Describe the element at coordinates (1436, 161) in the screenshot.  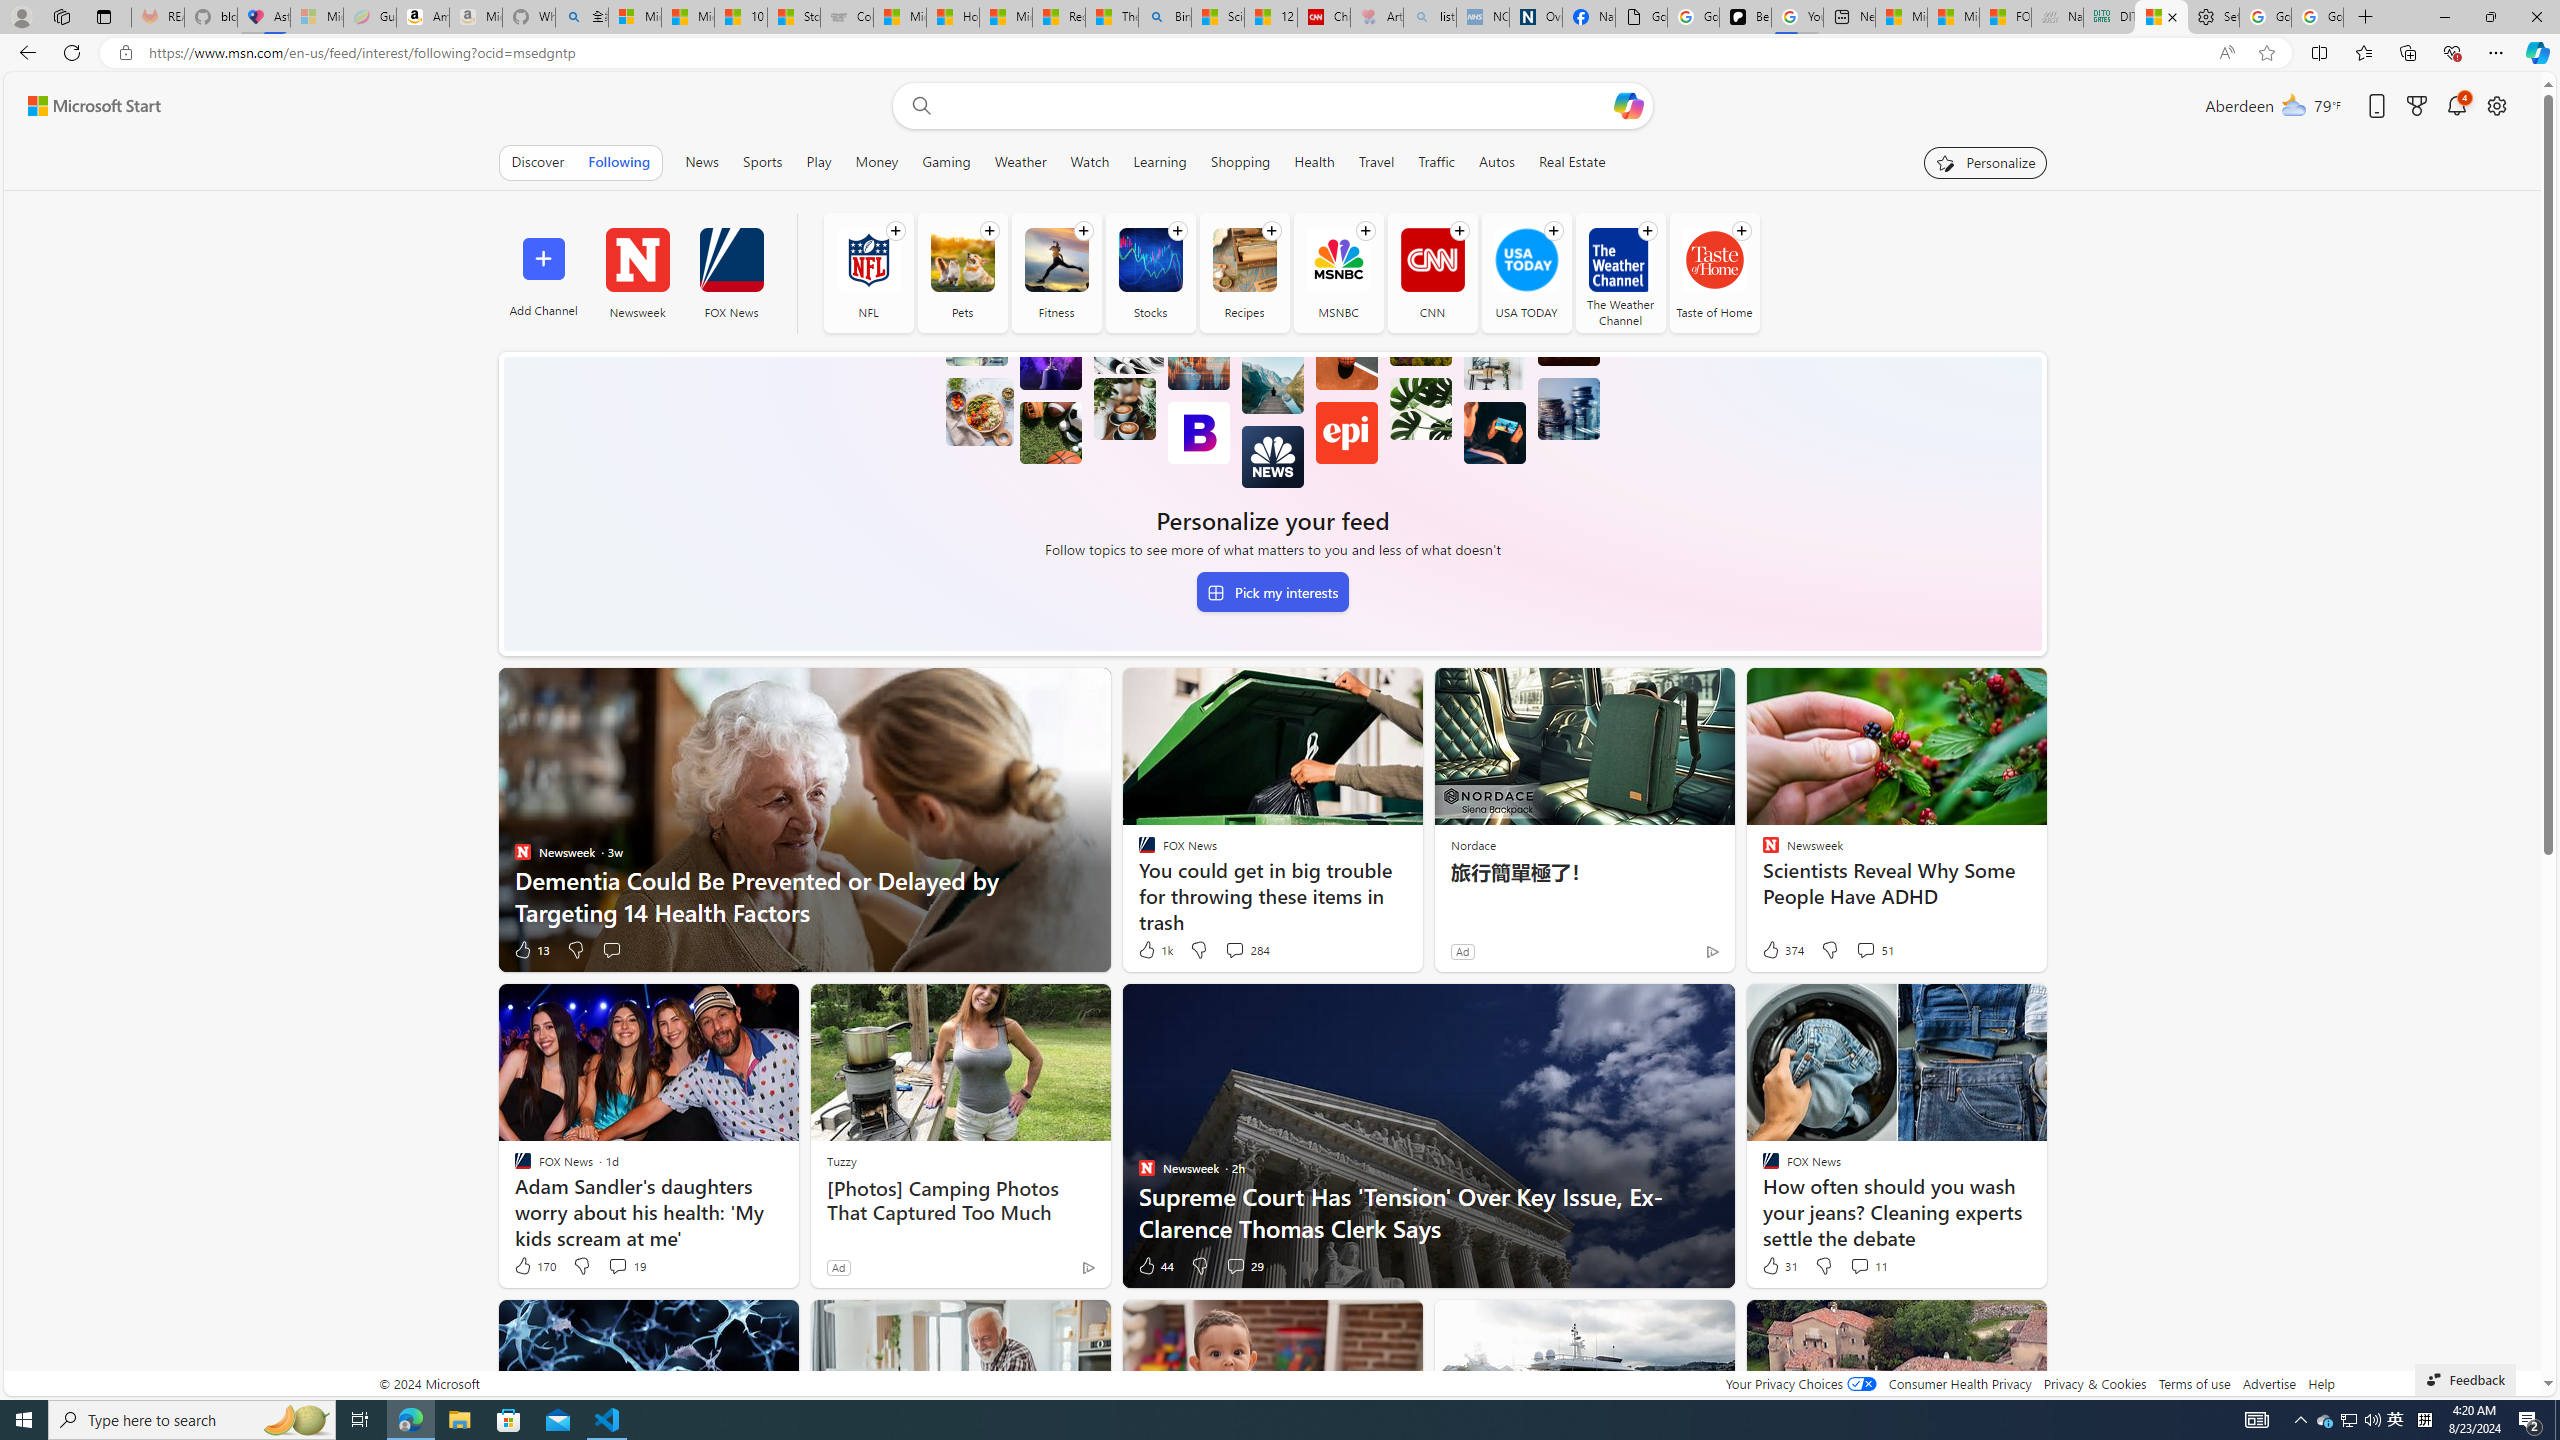
I see `'Traffic'` at that location.